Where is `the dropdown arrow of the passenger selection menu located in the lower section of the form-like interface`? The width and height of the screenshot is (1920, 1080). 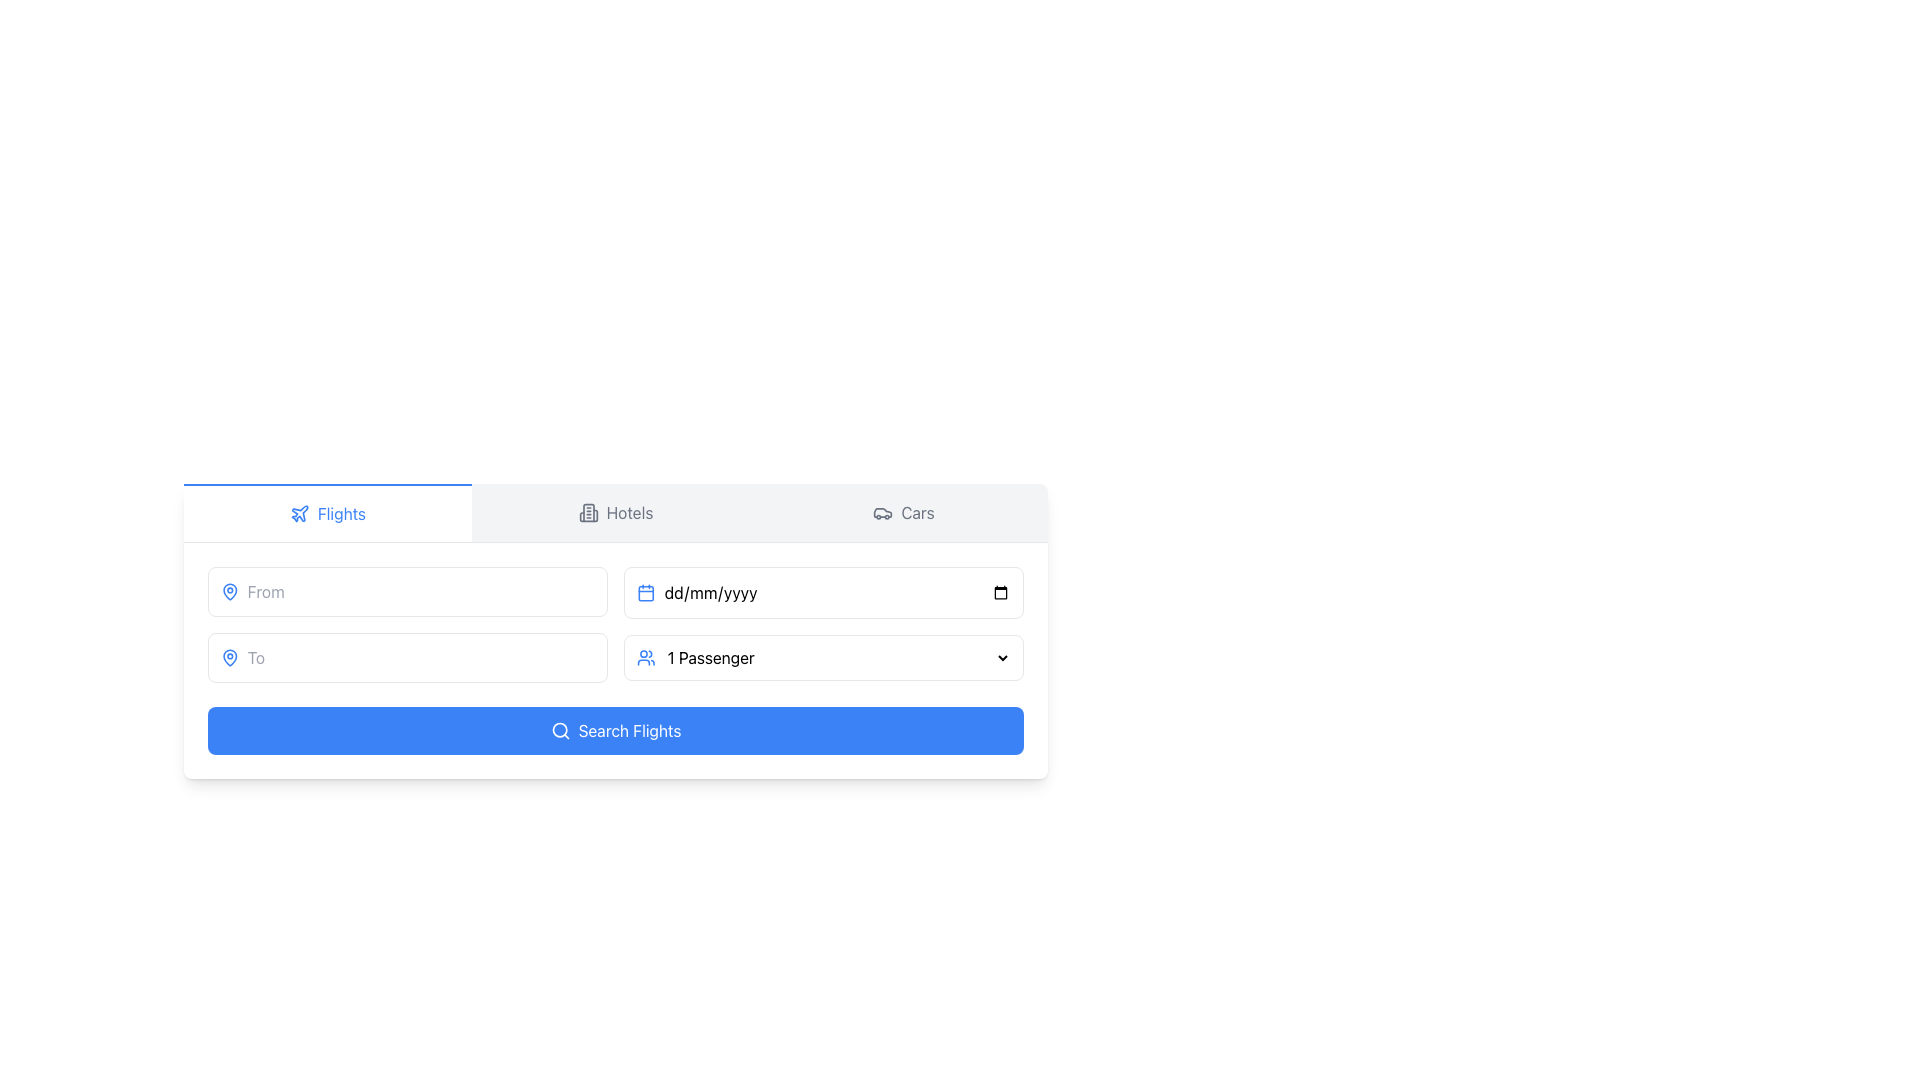
the dropdown arrow of the passenger selection menu located in the lower section of the form-like interface is located at coordinates (824, 658).